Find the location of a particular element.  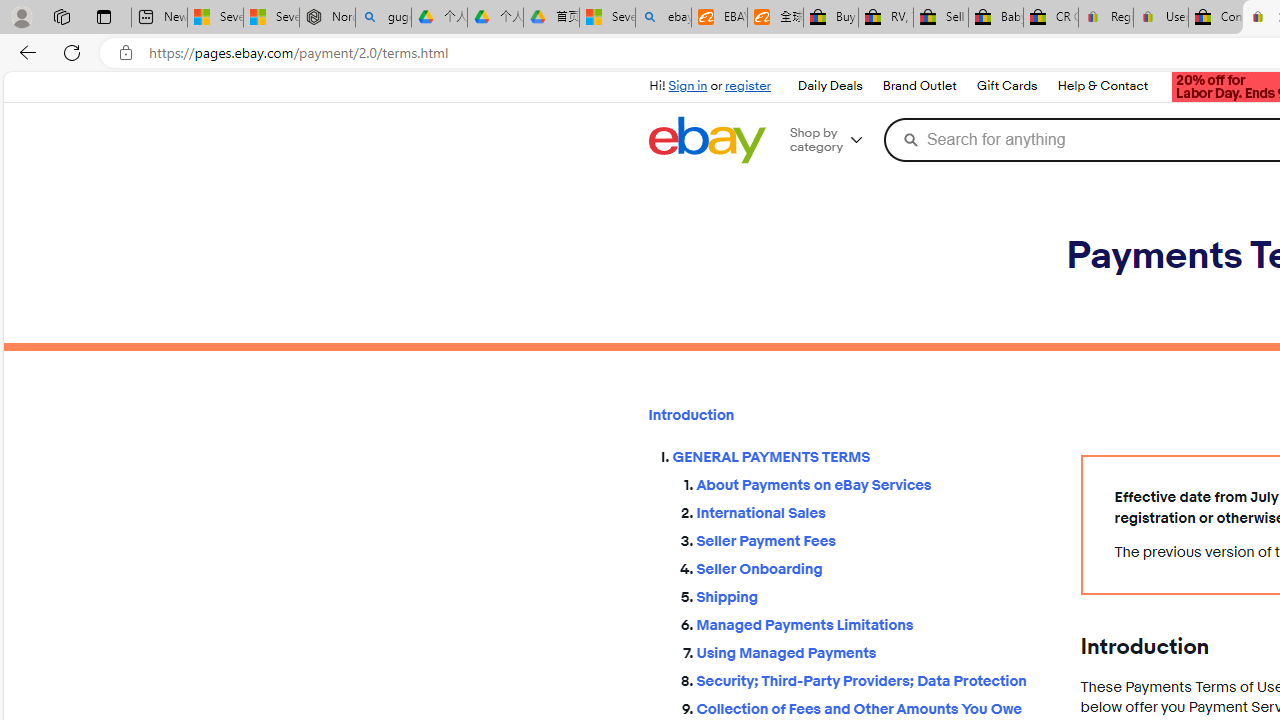

'register' is located at coordinates (747, 85).